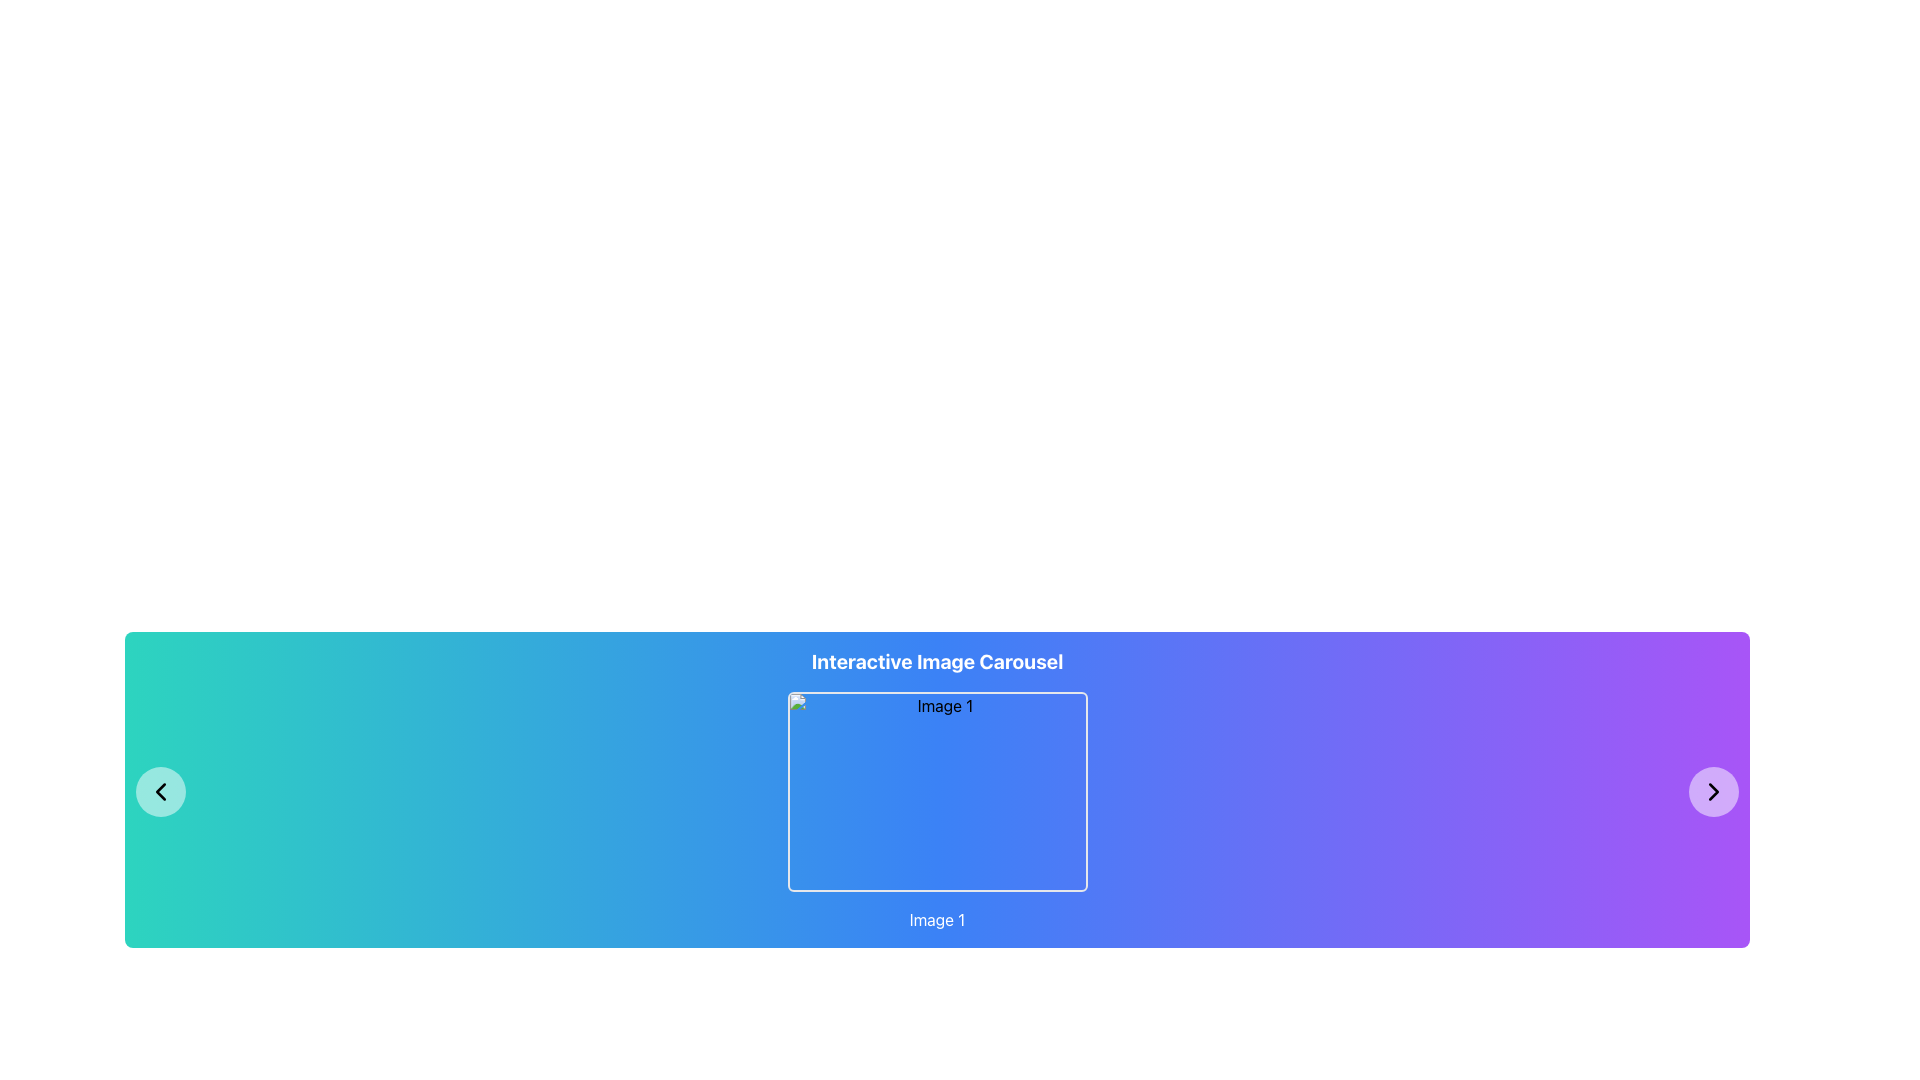  Describe the element at coordinates (161, 790) in the screenshot. I see `the left navigation button icon in the carousel` at that location.